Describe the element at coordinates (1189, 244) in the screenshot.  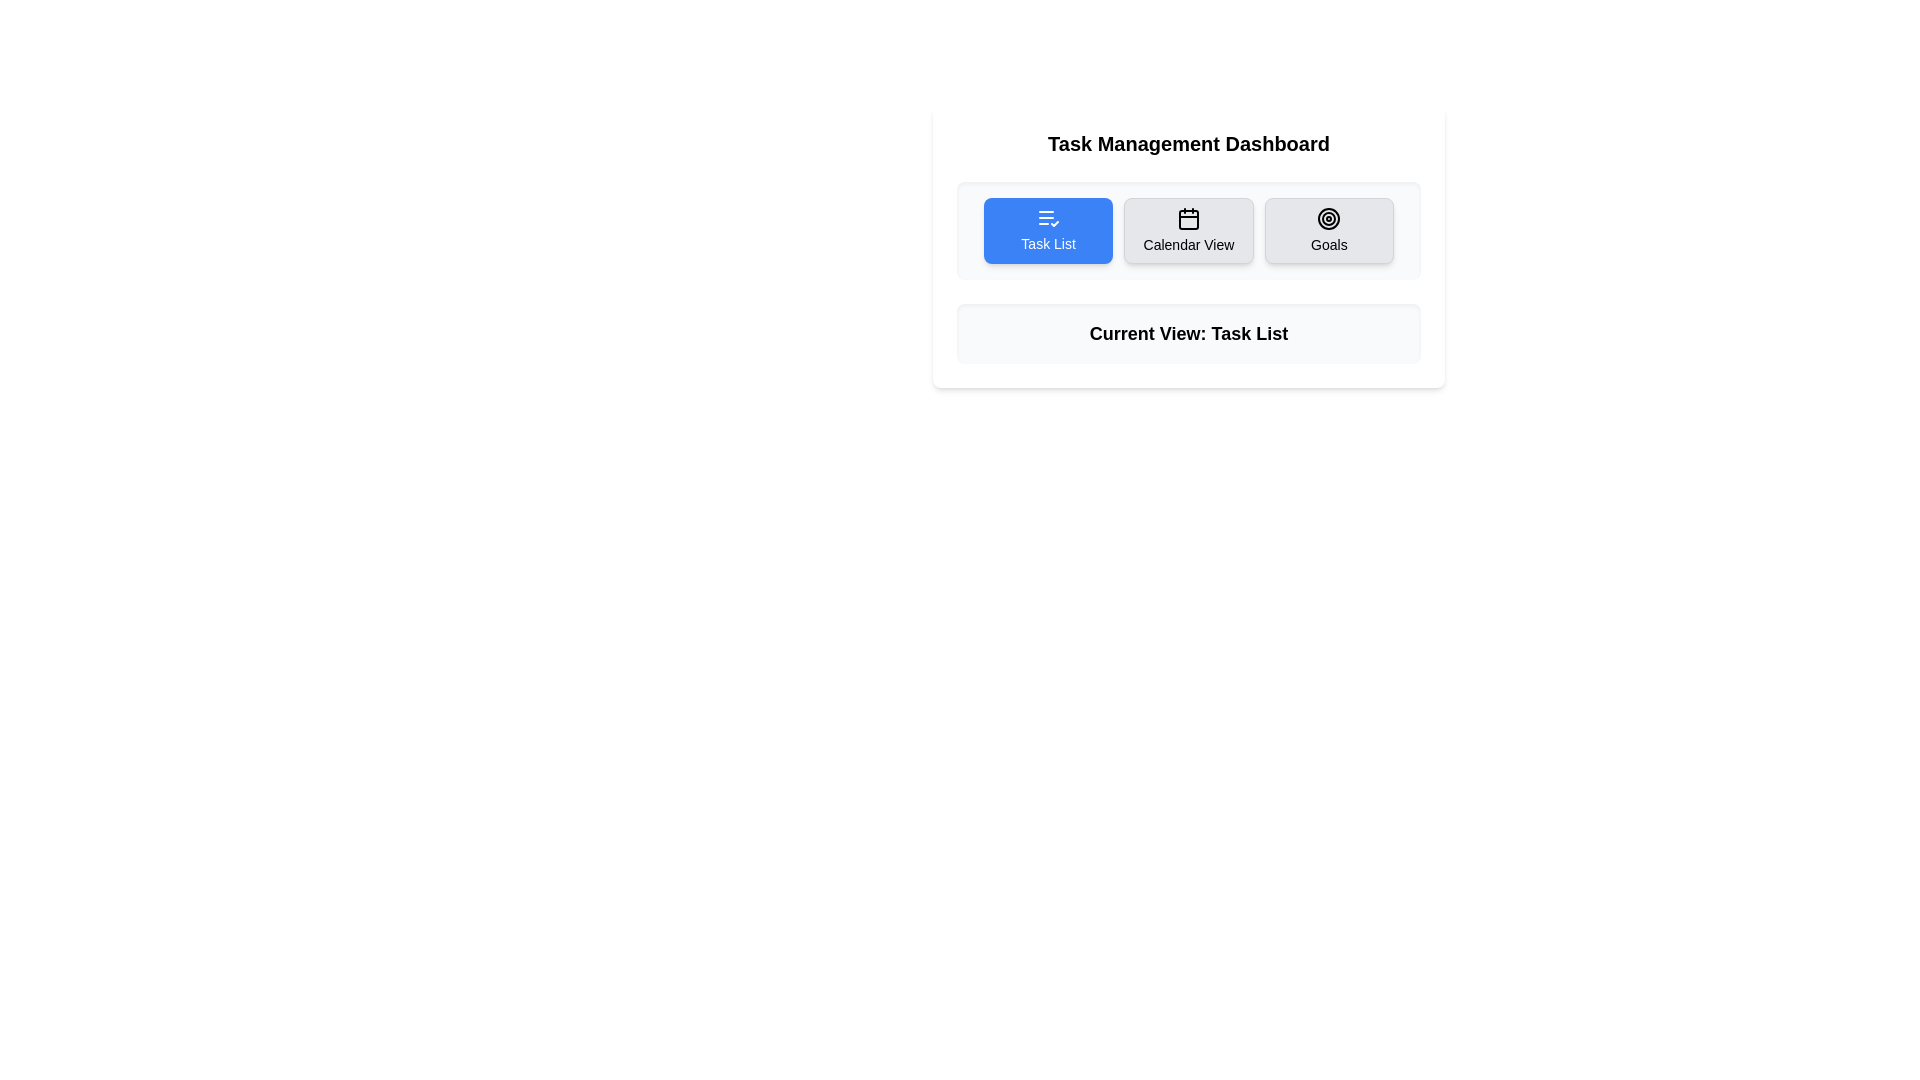
I see `'Calendar View' label, which is a text label styled with a regular font size and positioned under a calendar icon in a card-like button interface` at that location.